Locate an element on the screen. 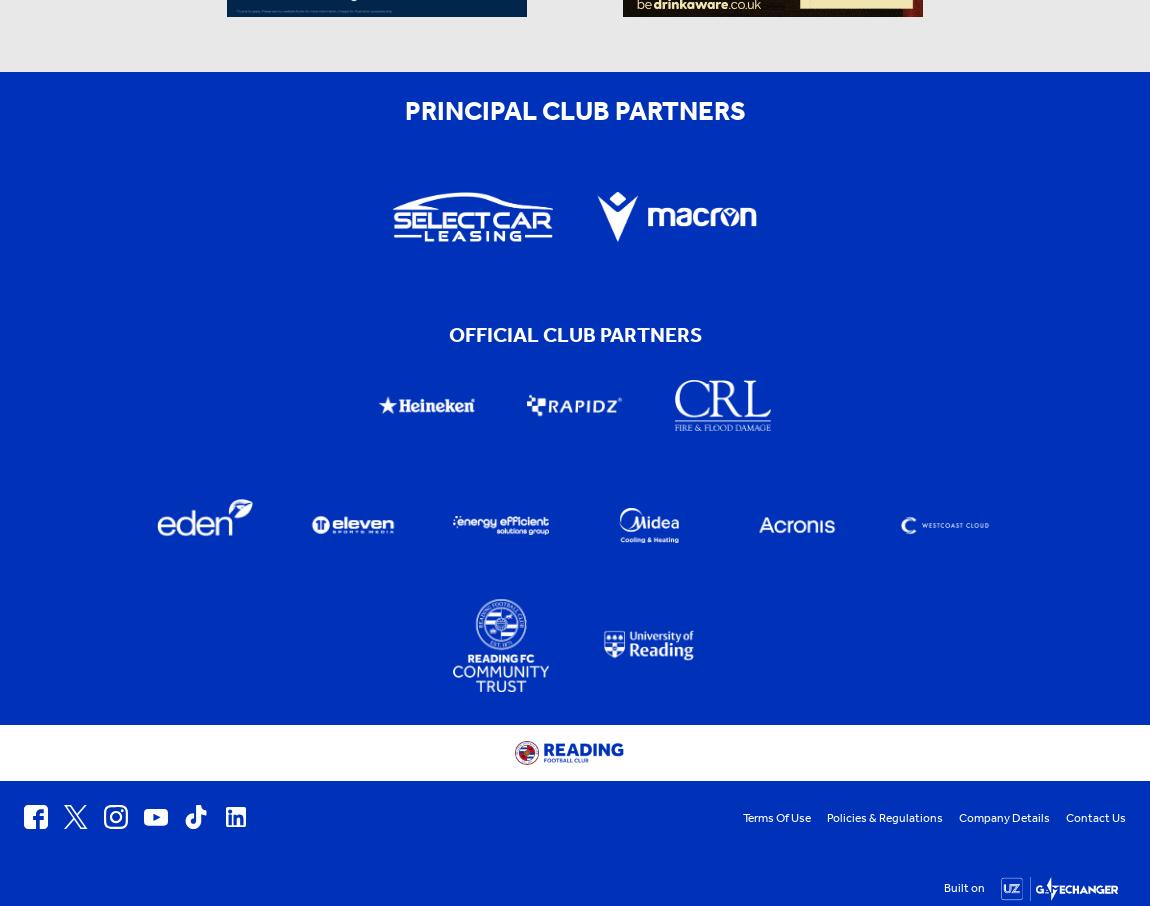 This screenshot has height=906, width=1150. 'Company Details' is located at coordinates (1004, 817).